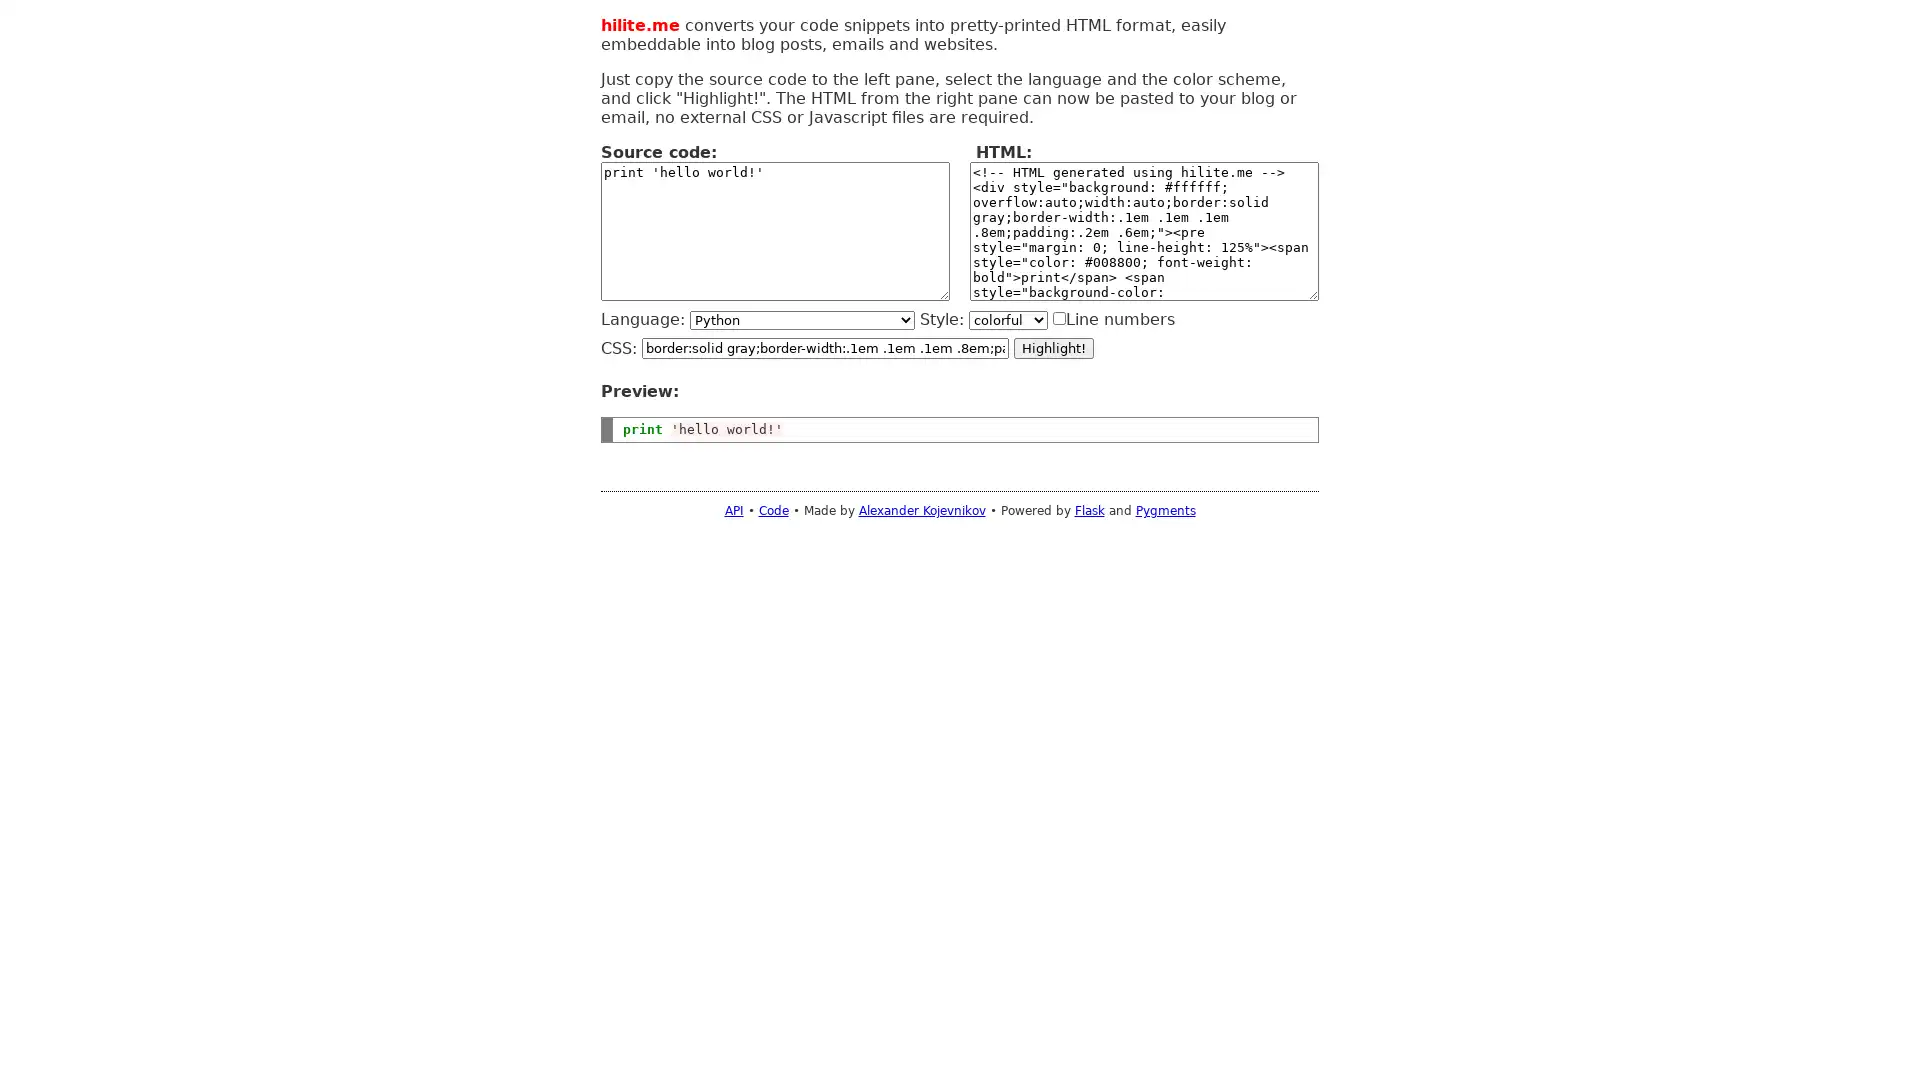  What do you see at coordinates (1053, 347) in the screenshot?
I see `Highlight!` at bounding box center [1053, 347].